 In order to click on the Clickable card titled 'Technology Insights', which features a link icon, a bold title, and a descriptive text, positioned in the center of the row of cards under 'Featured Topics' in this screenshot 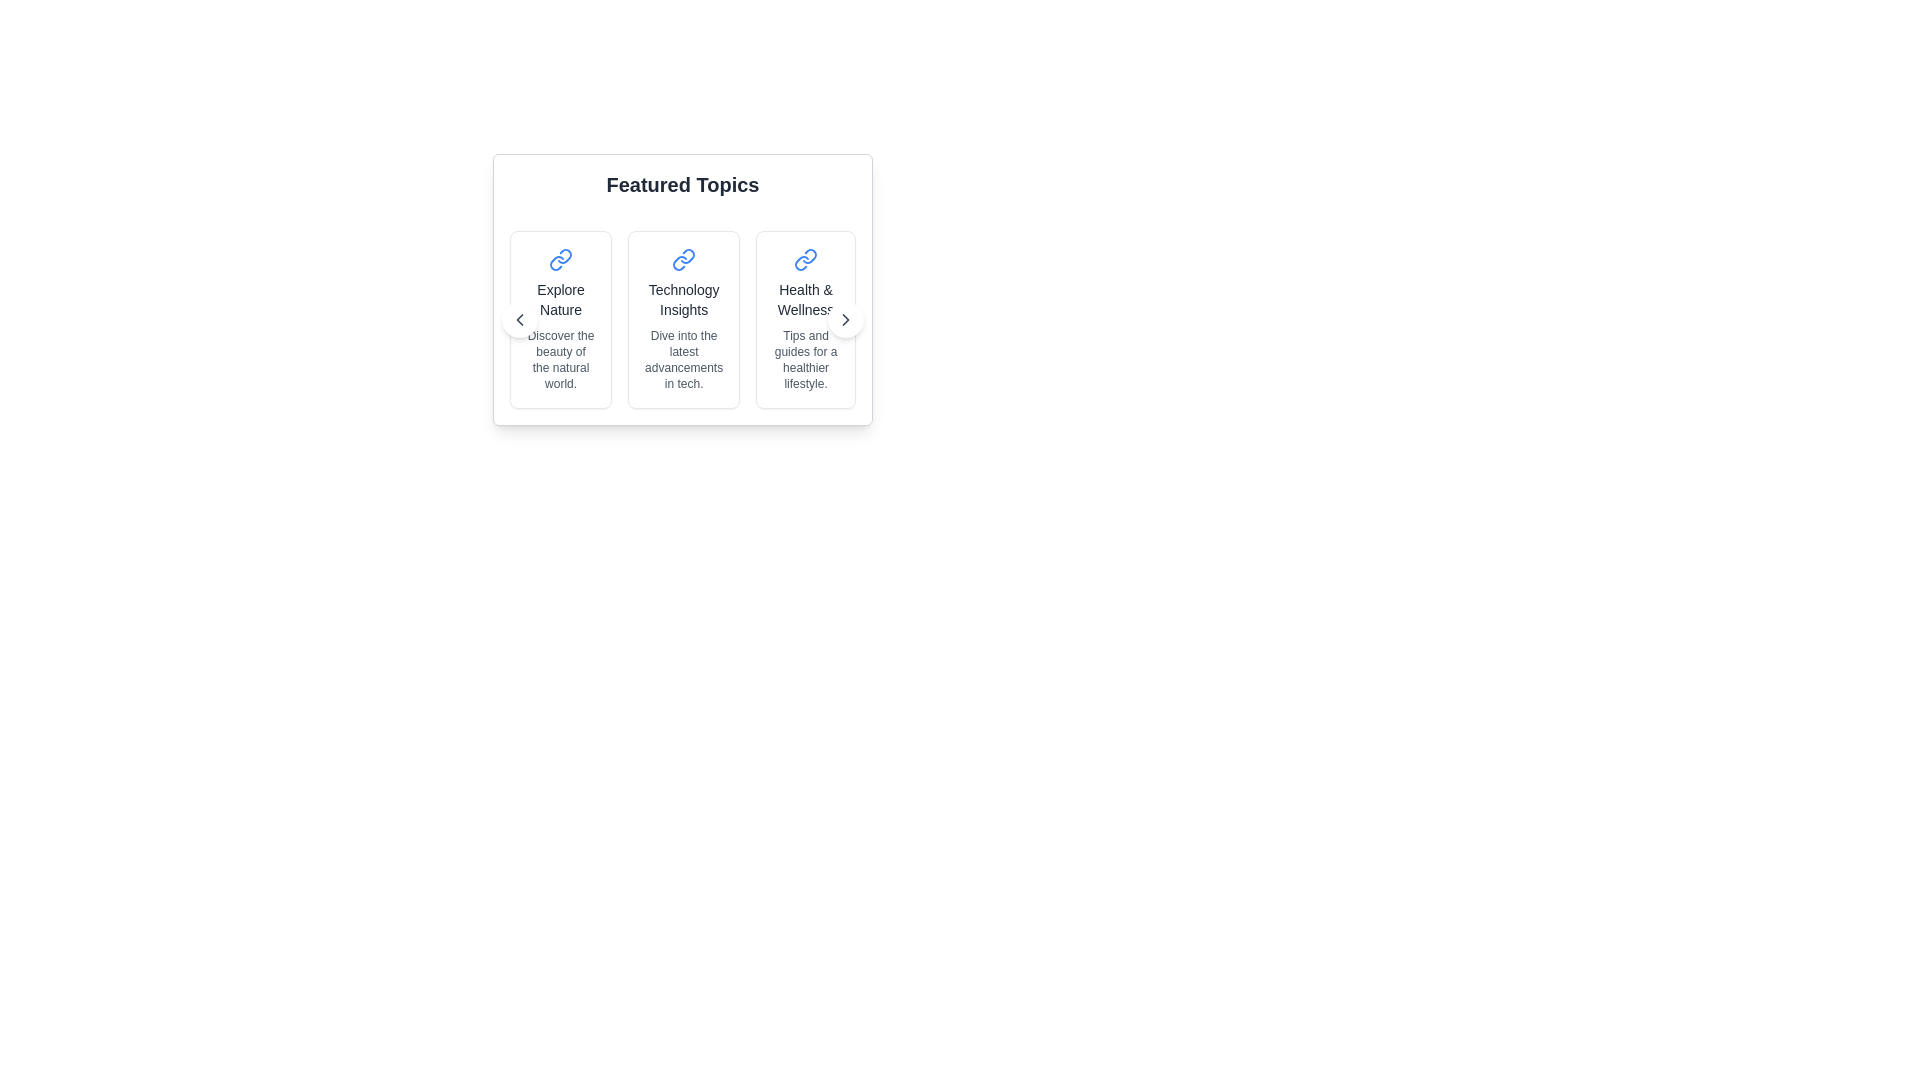, I will do `click(682, 319)`.